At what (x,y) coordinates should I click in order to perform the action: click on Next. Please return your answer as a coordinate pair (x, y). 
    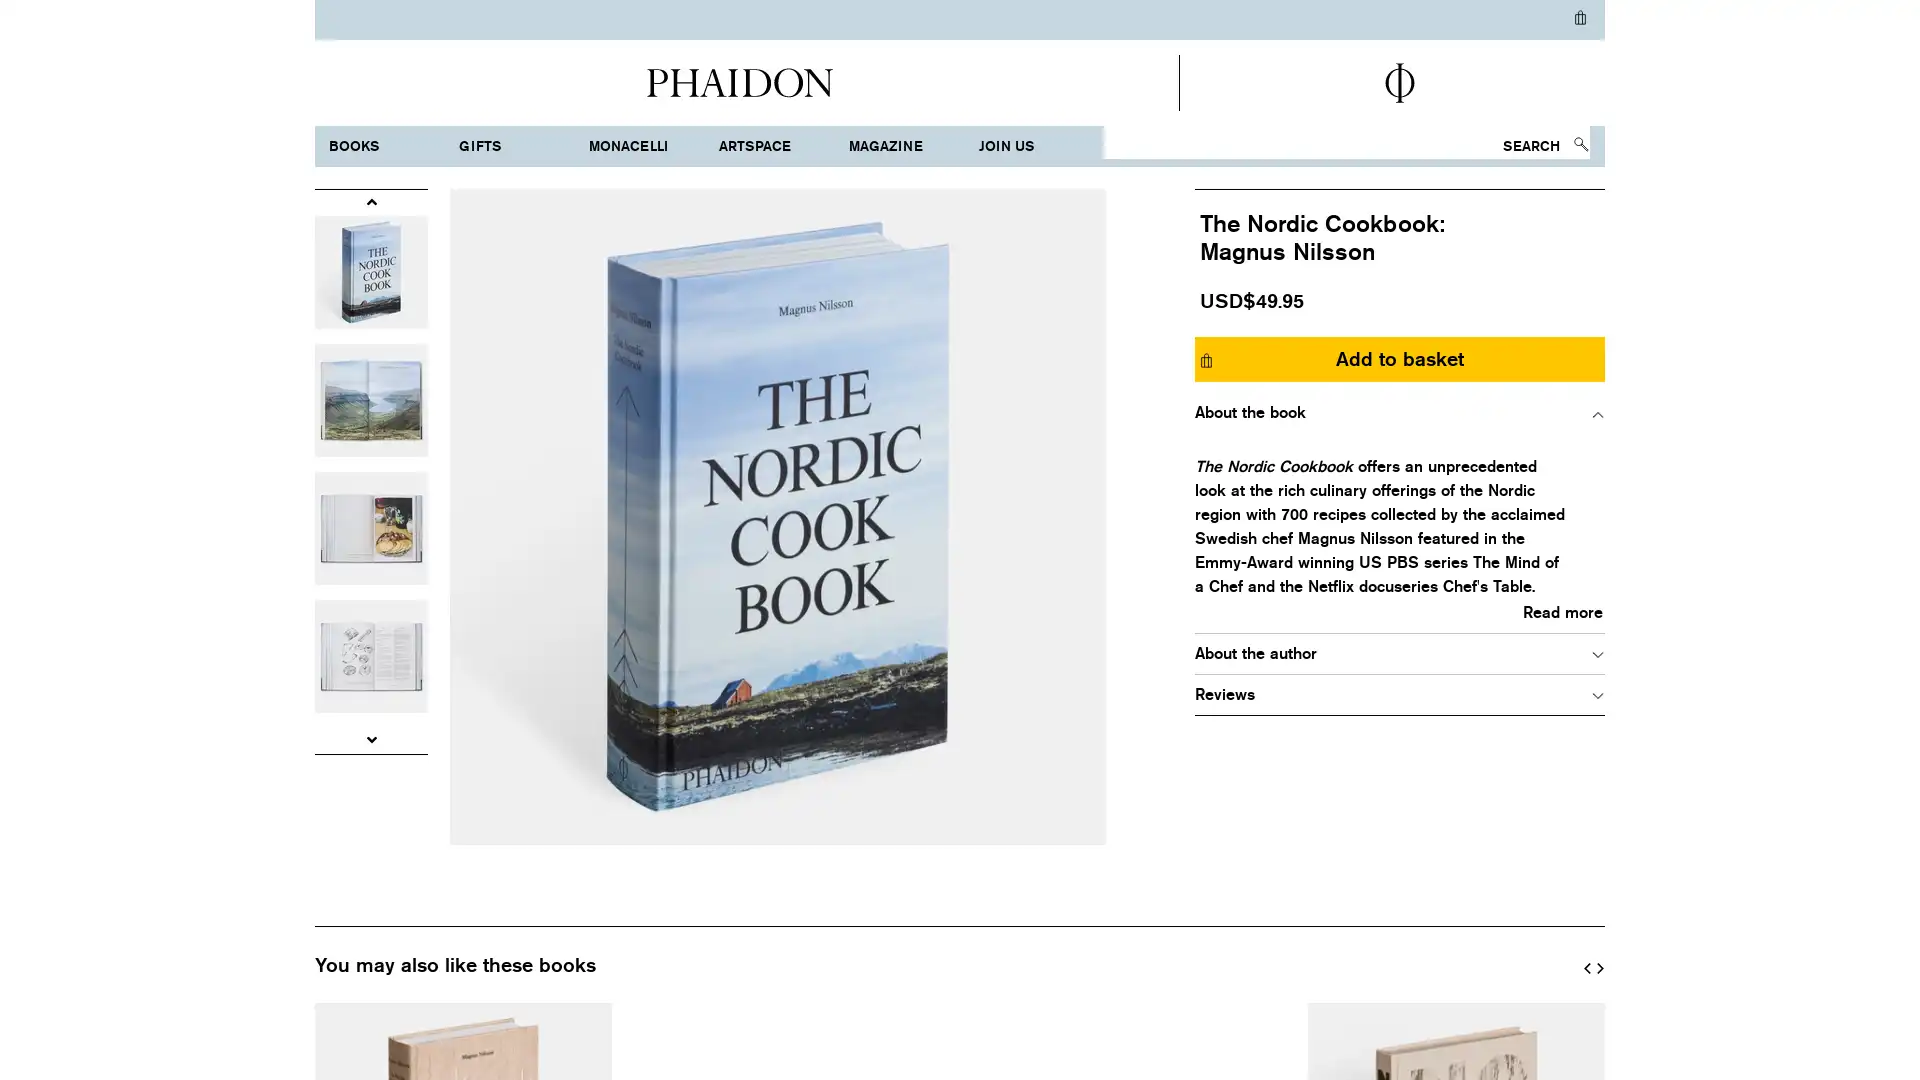
    Looking at the image, I should click on (1598, 963).